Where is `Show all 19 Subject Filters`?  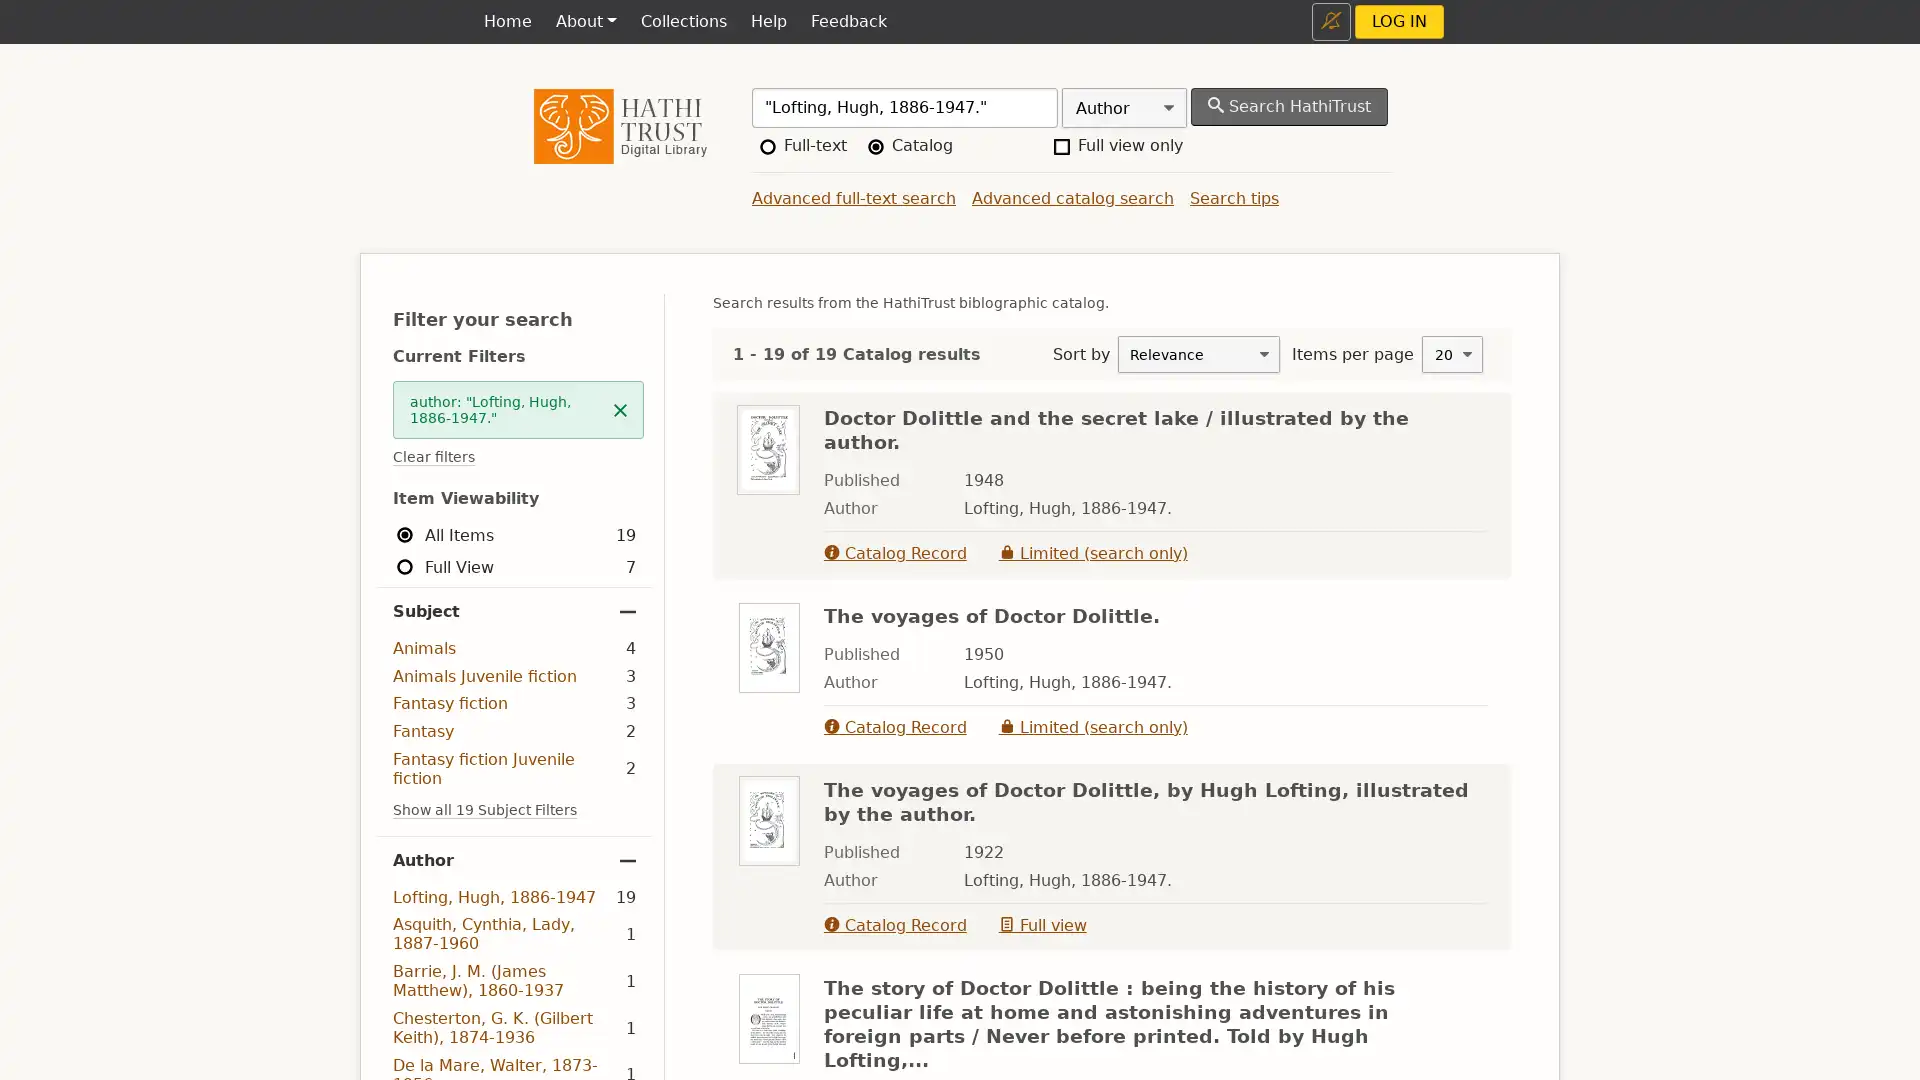 Show all 19 Subject Filters is located at coordinates (484, 810).